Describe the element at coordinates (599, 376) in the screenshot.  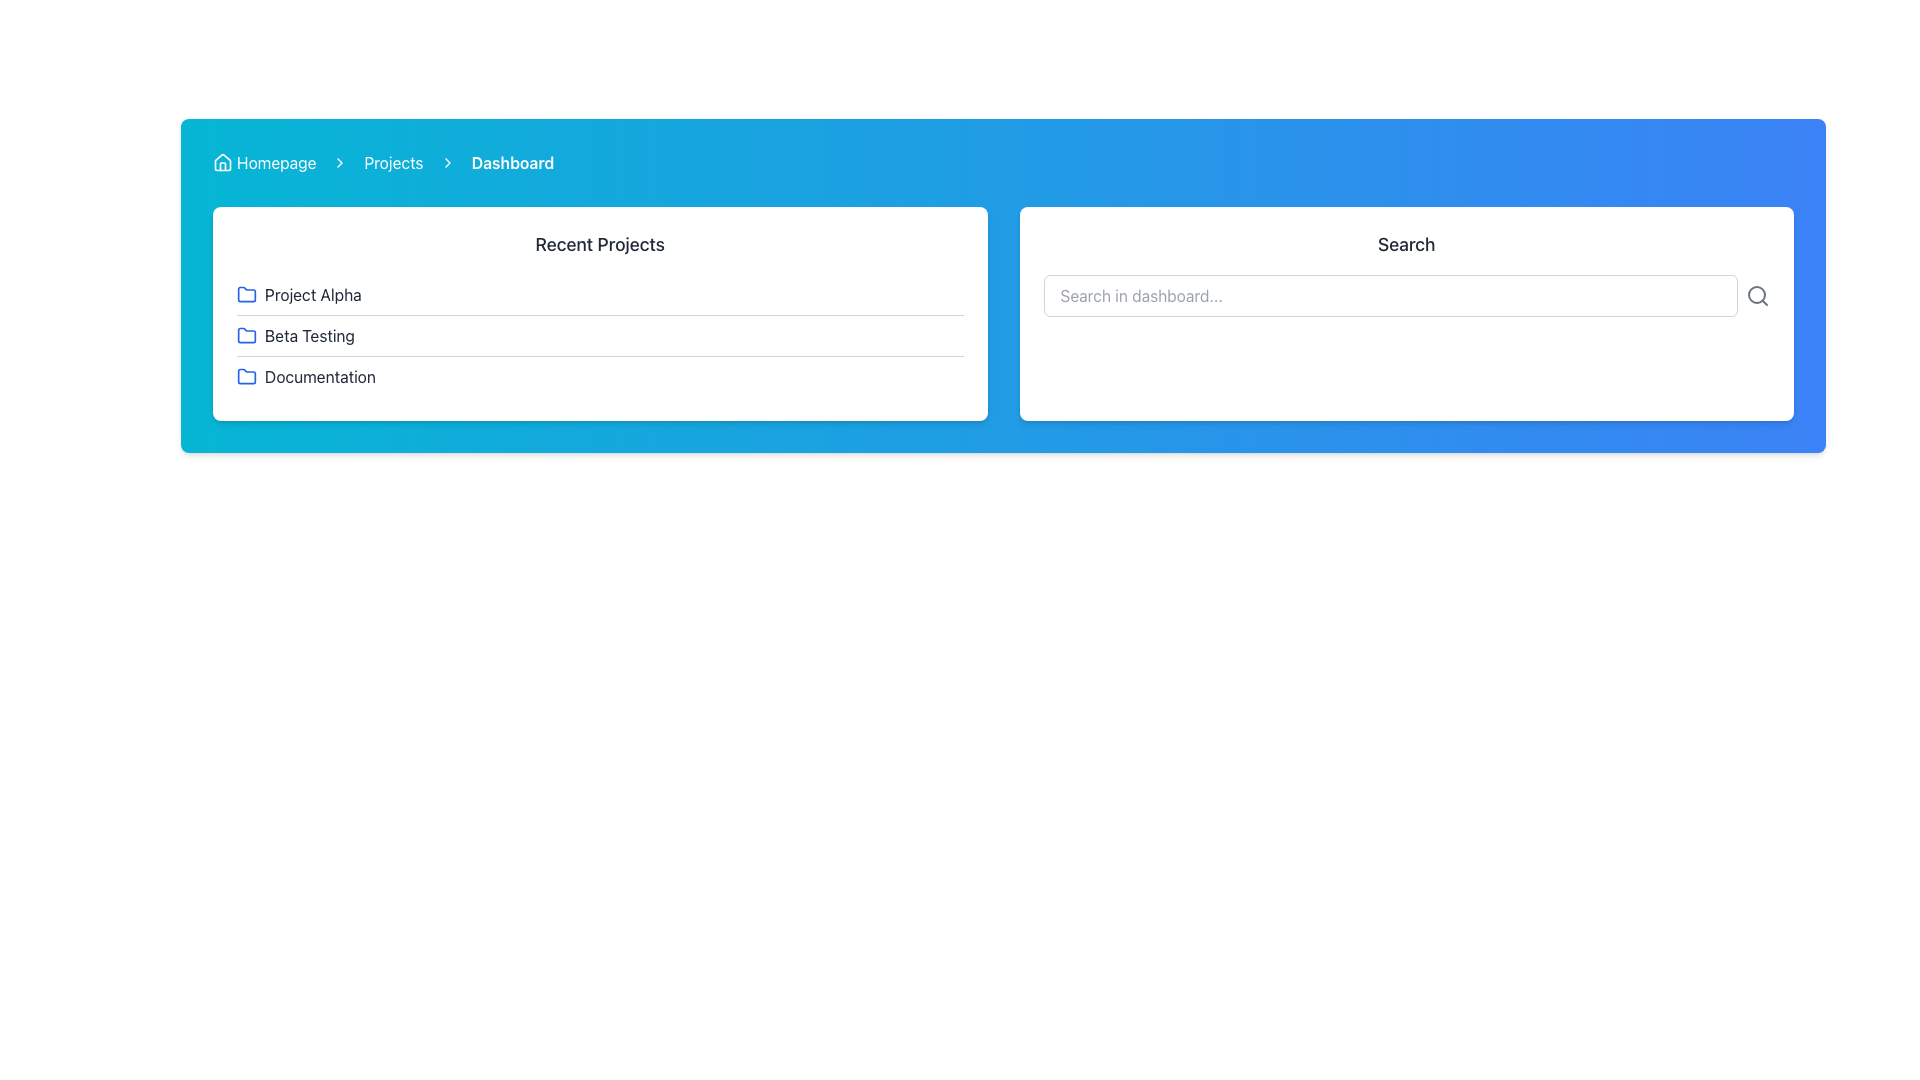
I see `the third button in the 'Recent Projects' section` at that location.